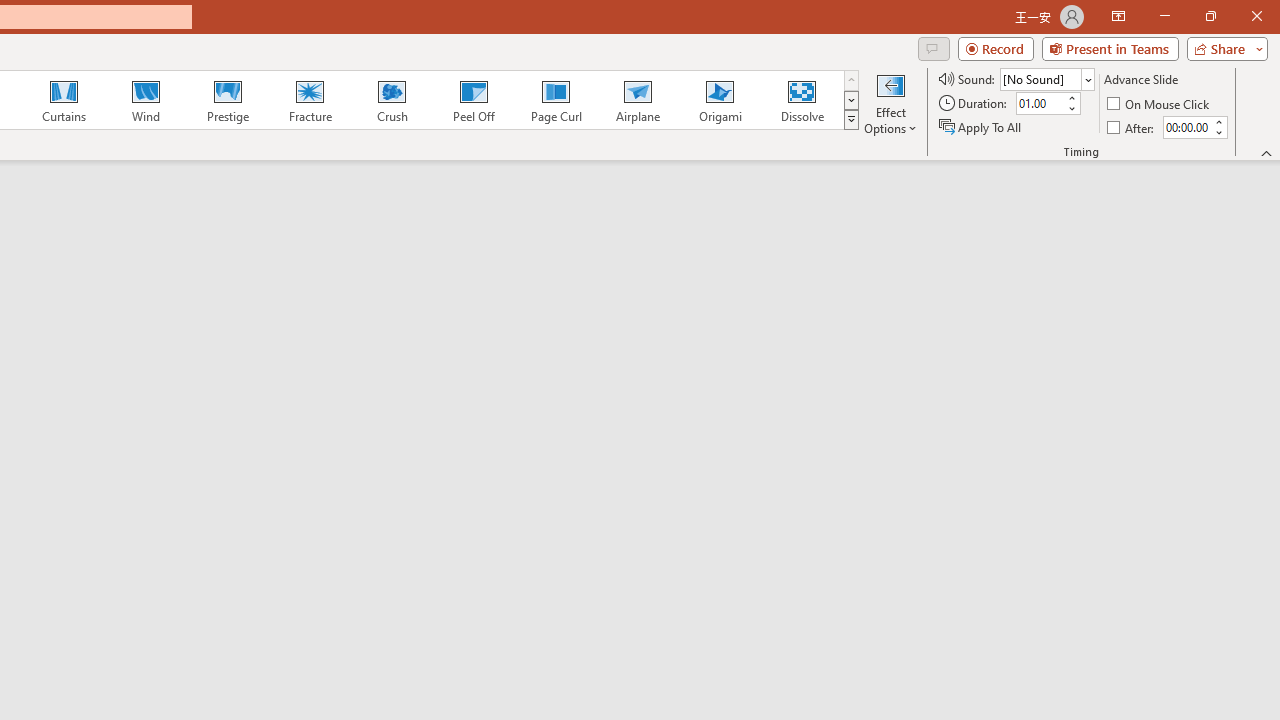 The image size is (1280, 720). Describe the element at coordinates (64, 100) in the screenshot. I see `'Curtains'` at that location.